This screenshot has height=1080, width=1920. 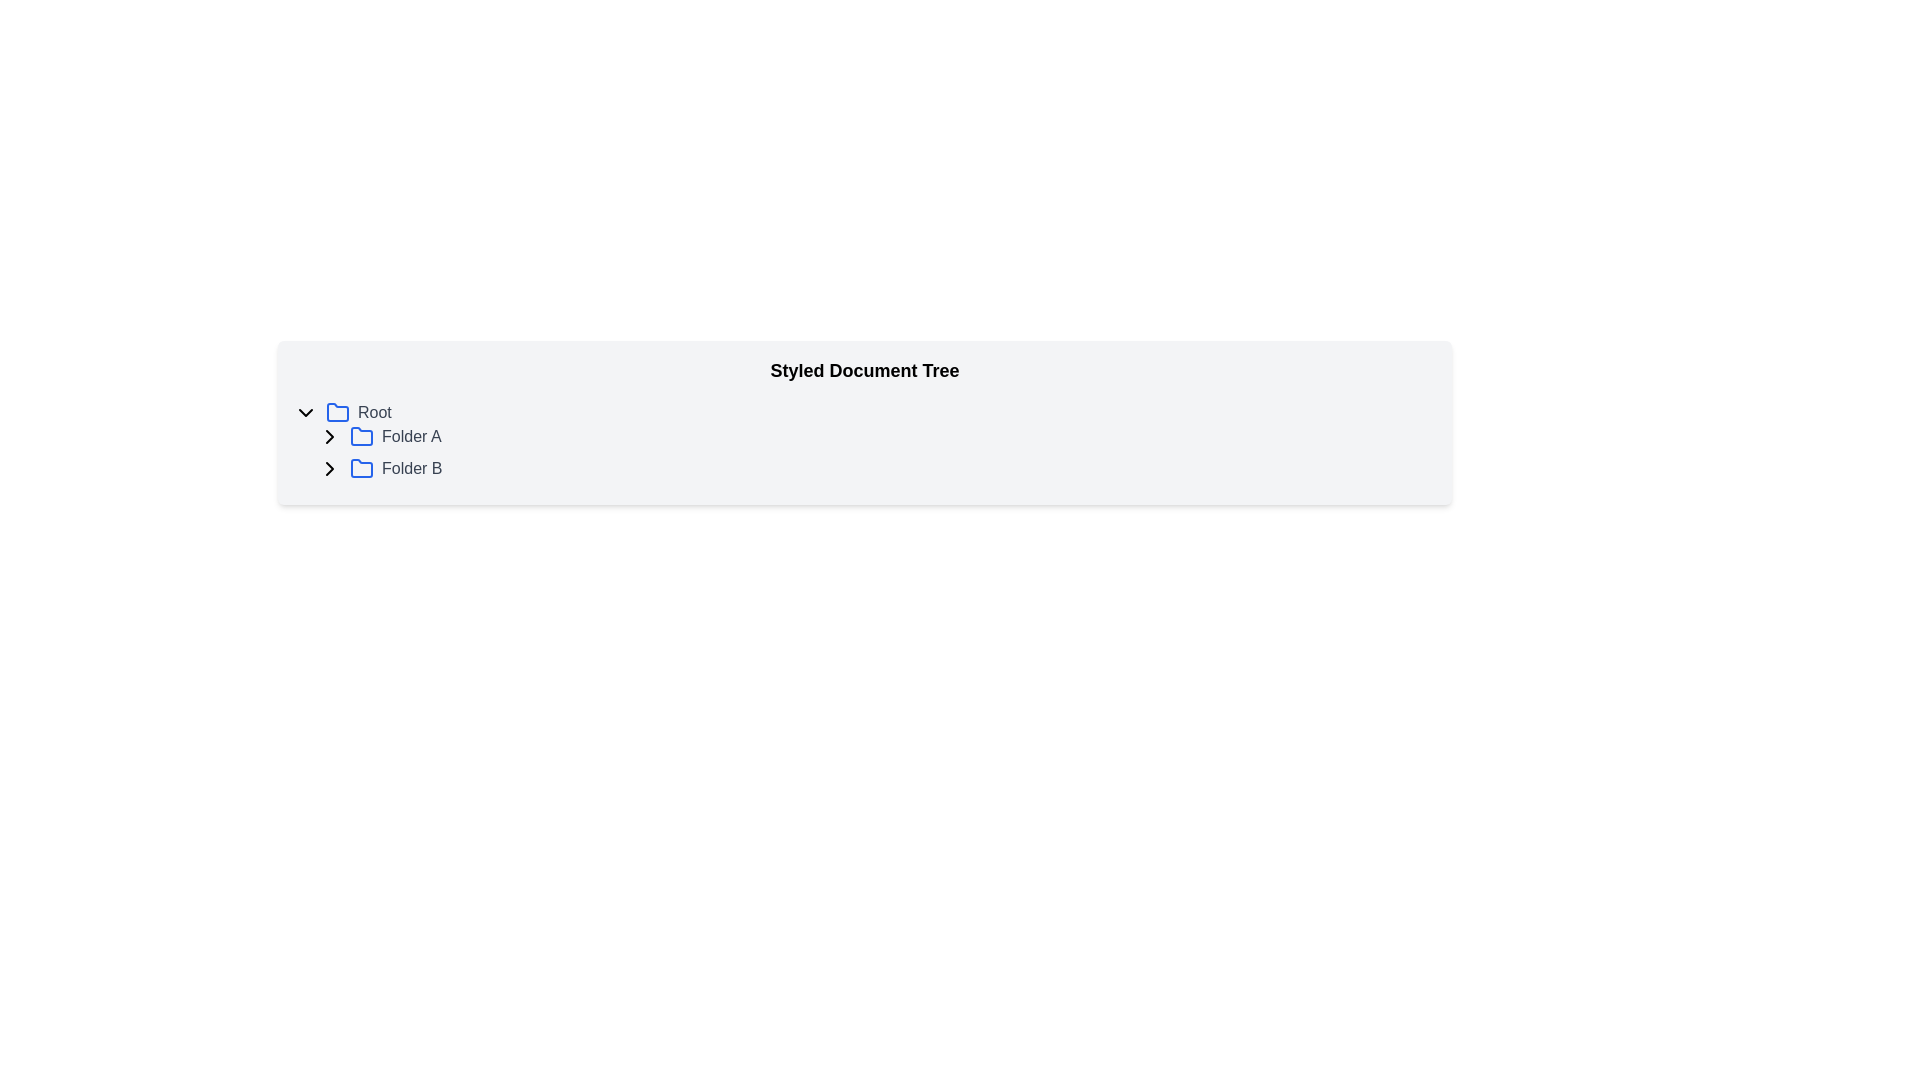 I want to click on the chevron-right icon next to the 'Folder B' text label, so click(x=330, y=435).